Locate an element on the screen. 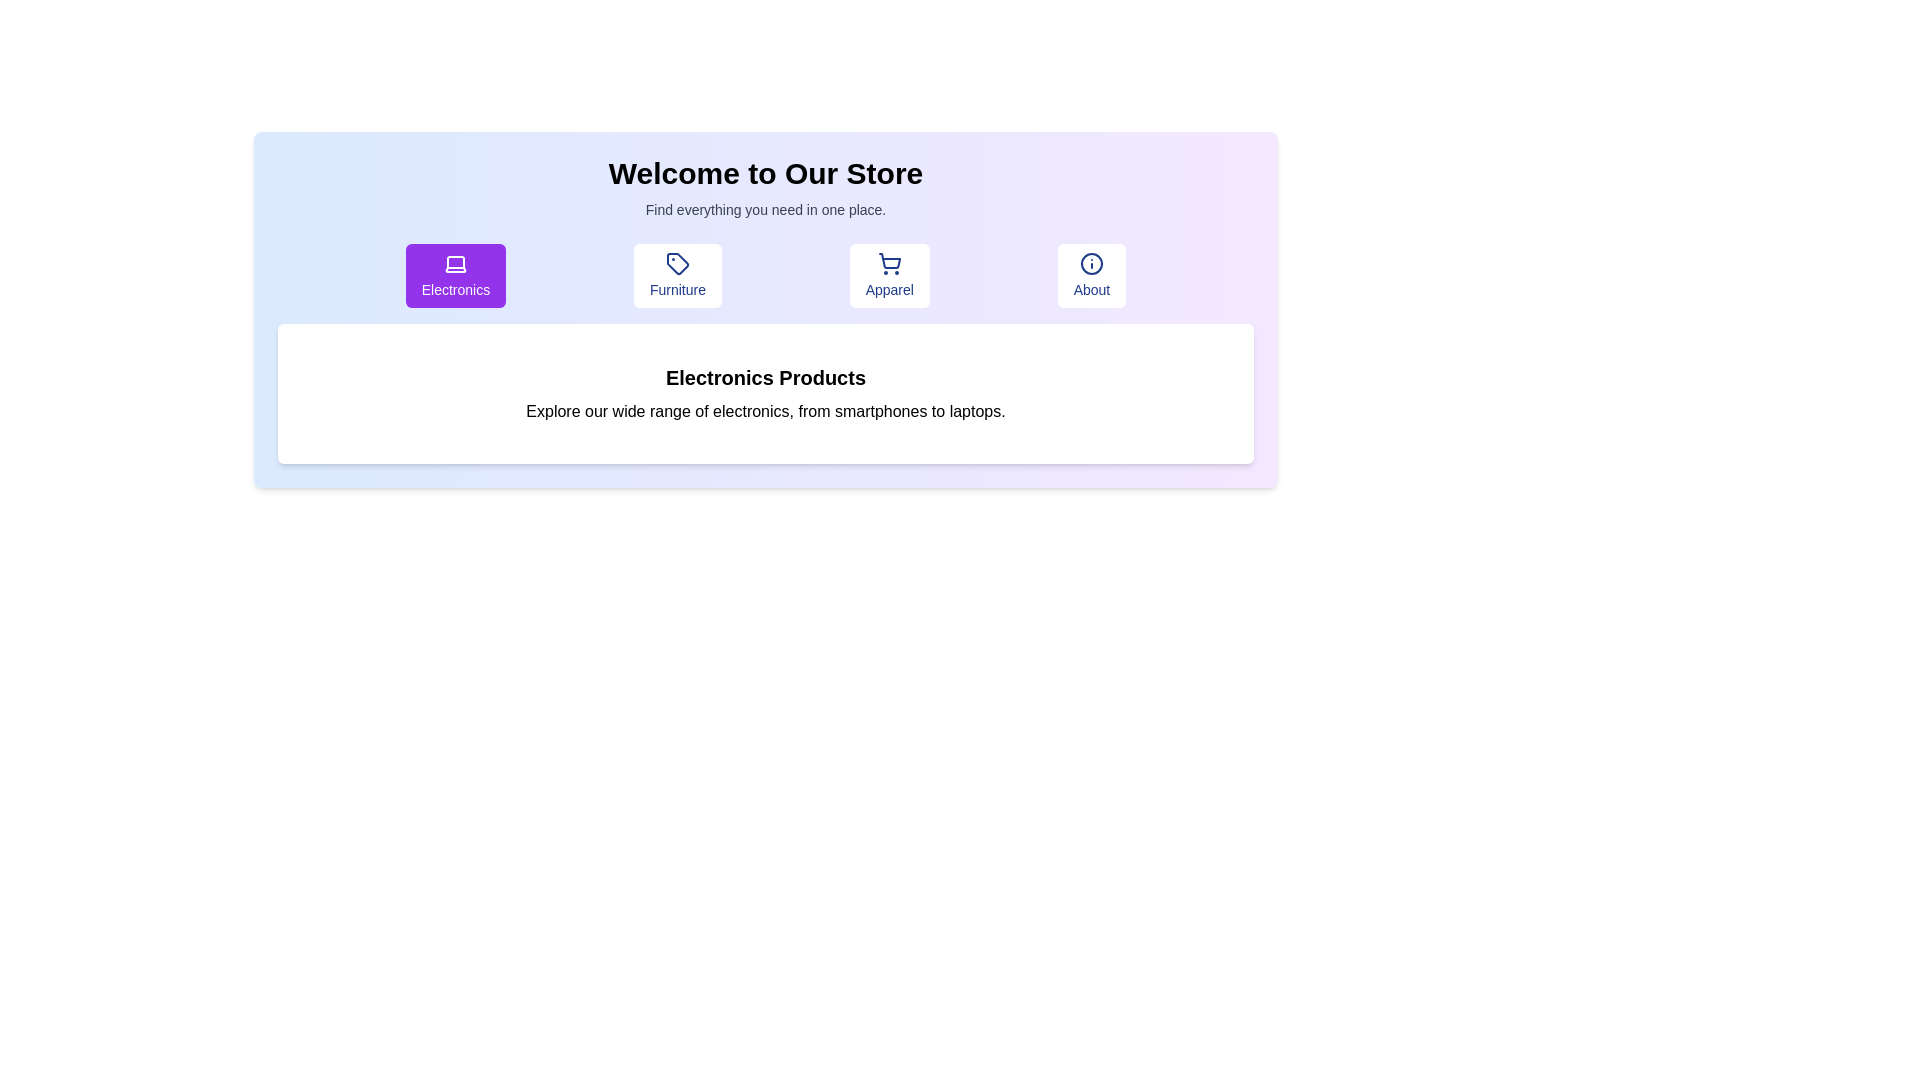  the 'Furniture' button, which has a white background, rounded corners, and a blue tag icon at the top center is located at coordinates (677, 276).